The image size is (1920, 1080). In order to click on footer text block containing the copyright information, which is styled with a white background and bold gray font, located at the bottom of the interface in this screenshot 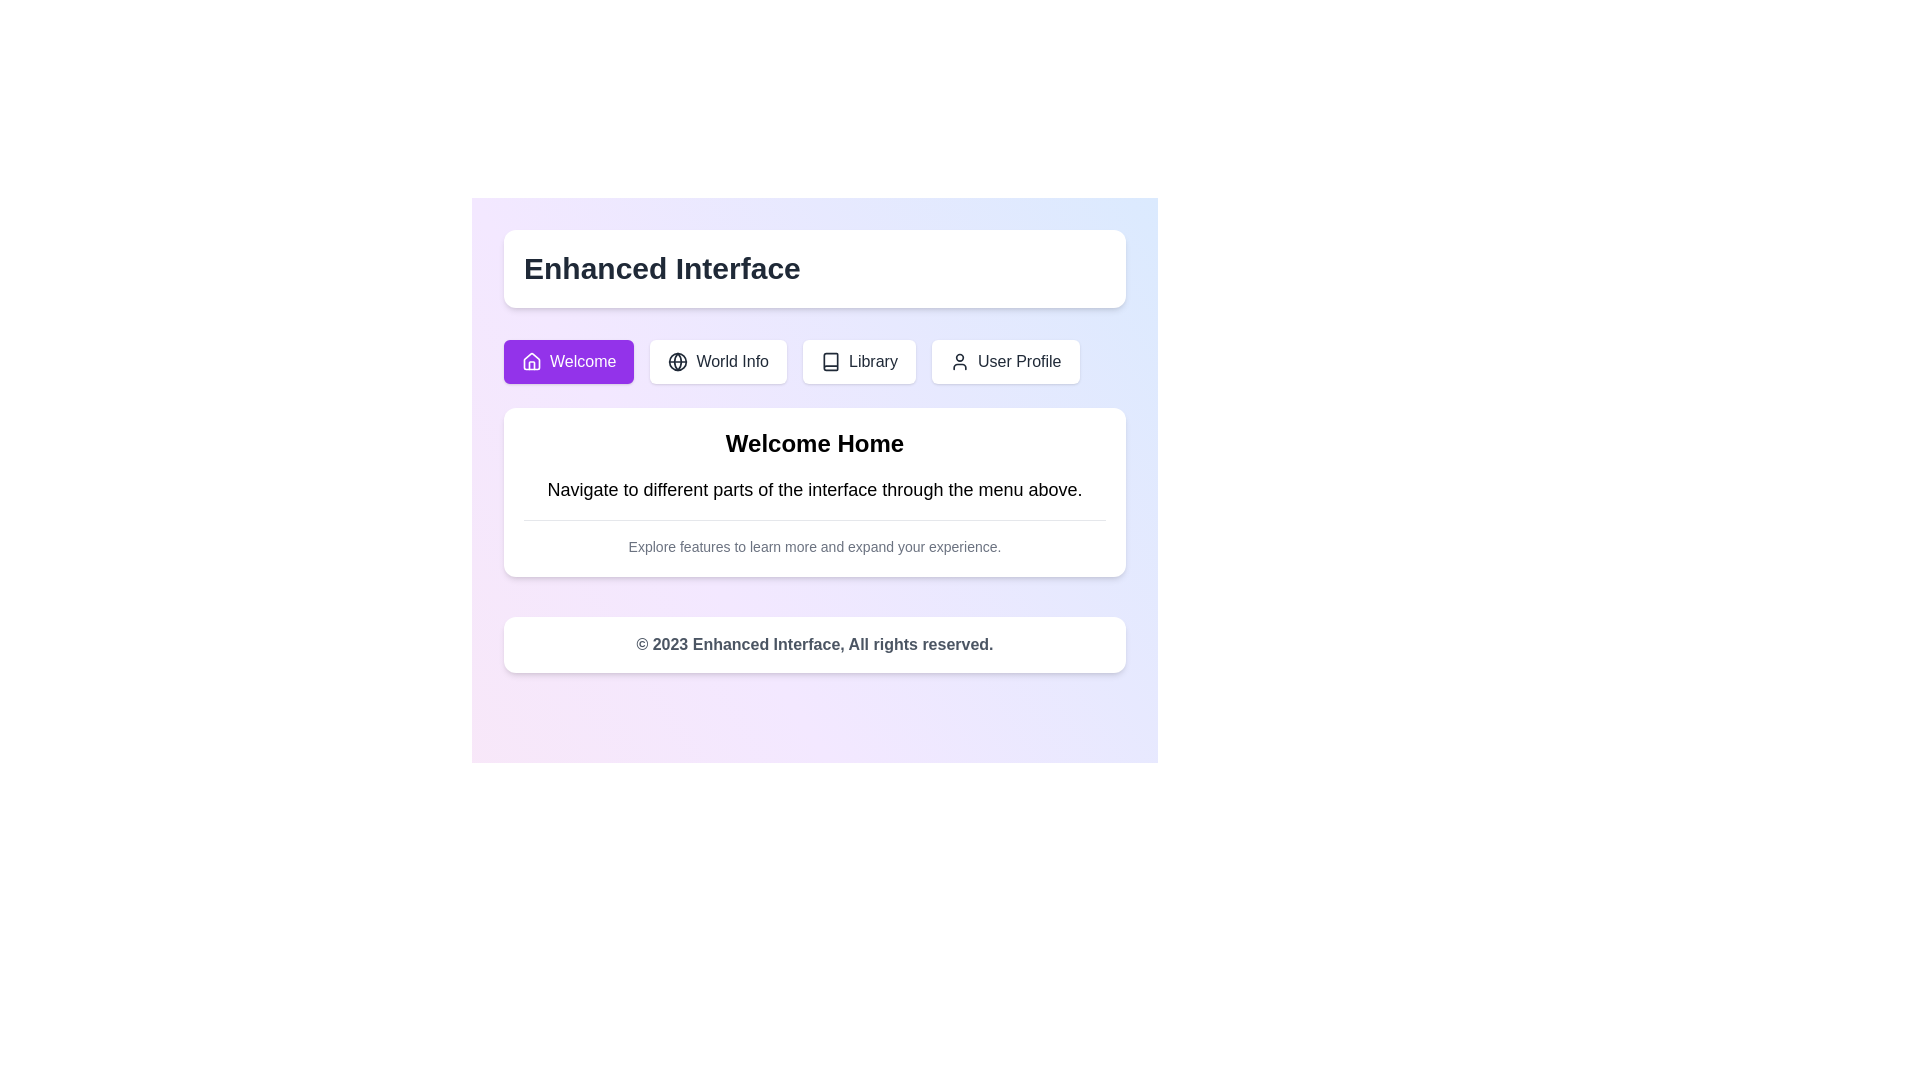, I will do `click(815, 644)`.